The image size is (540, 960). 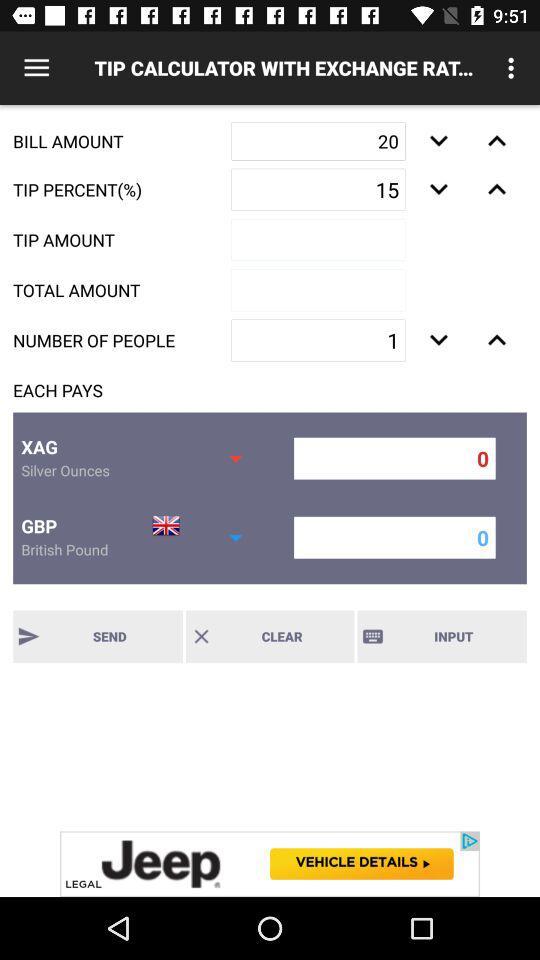 What do you see at coordinates (496, 340) in the screenshot?
I see `decrease` at bounding box center [496, 340].